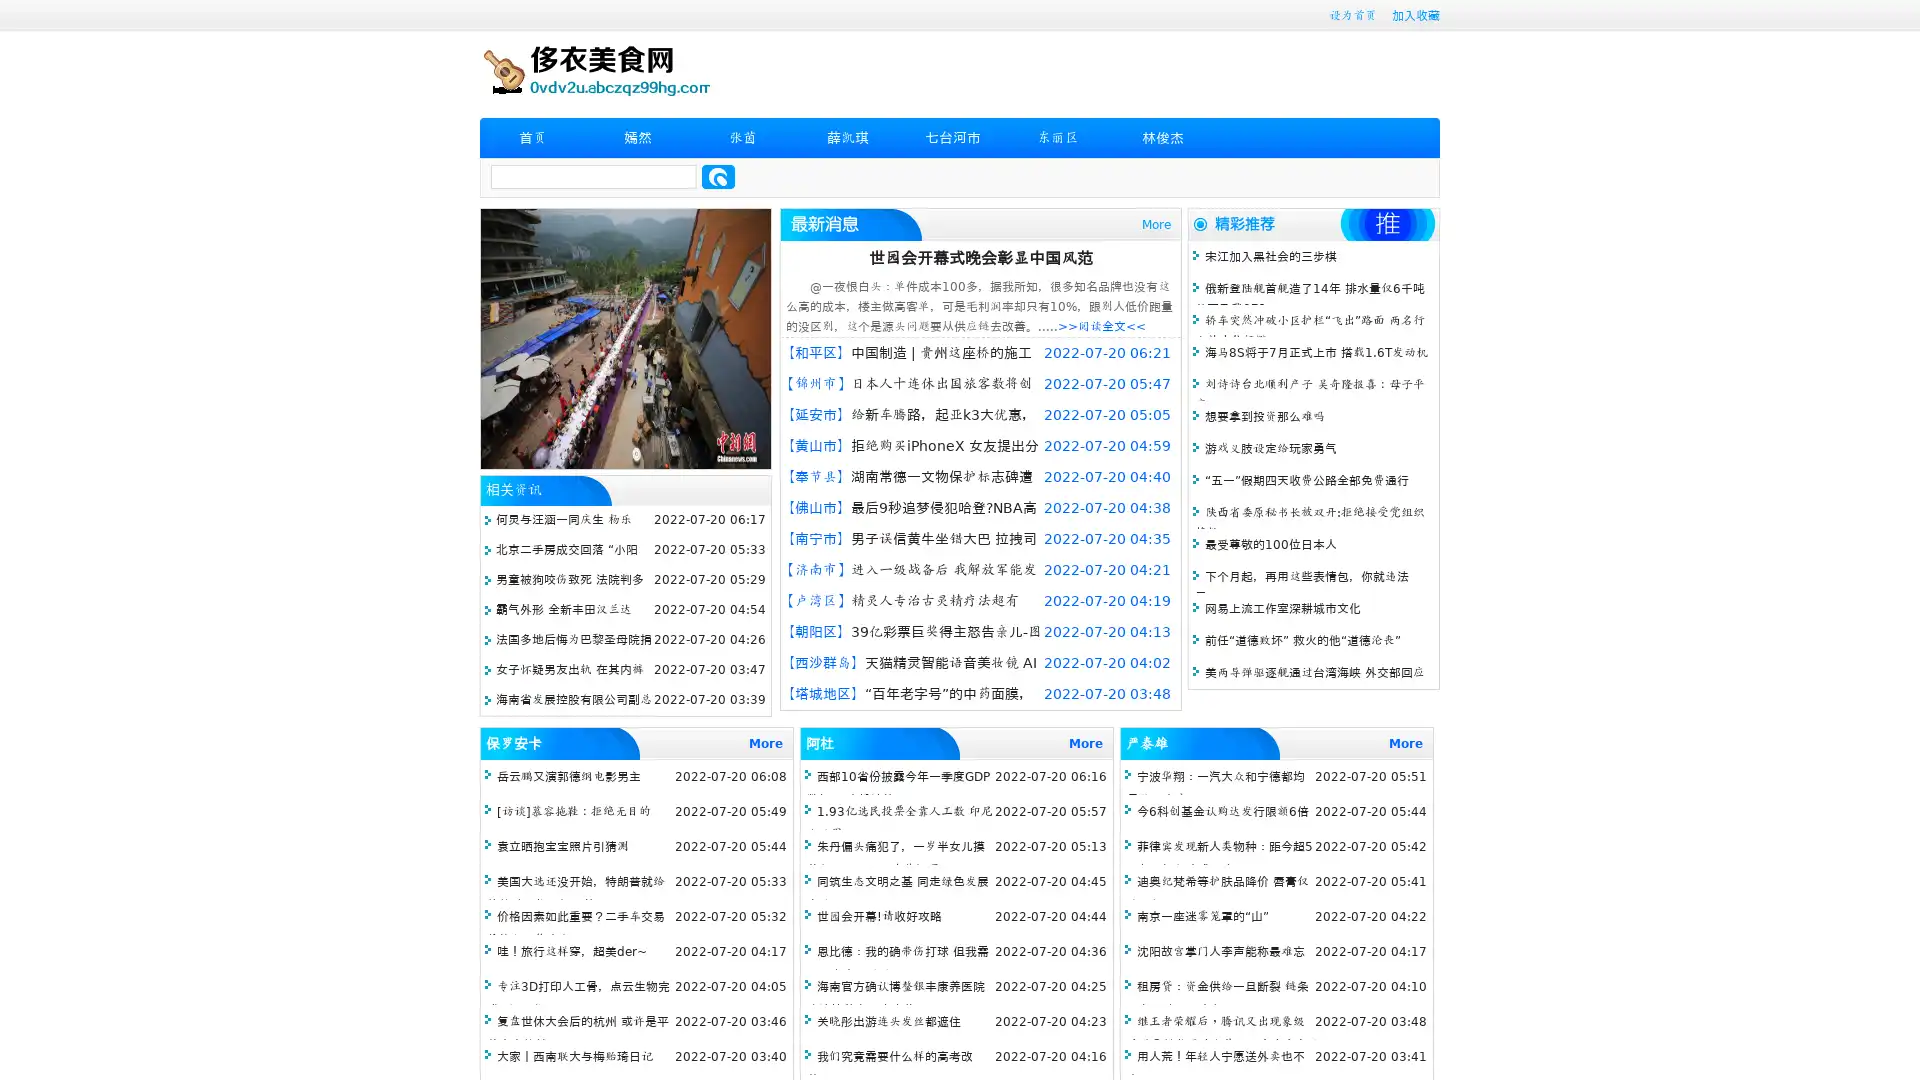 The width and height of the screenshot is (1920, 1080). Describe the element at coordinates (718, 176) in the screenshot. I see `Search` at that location.